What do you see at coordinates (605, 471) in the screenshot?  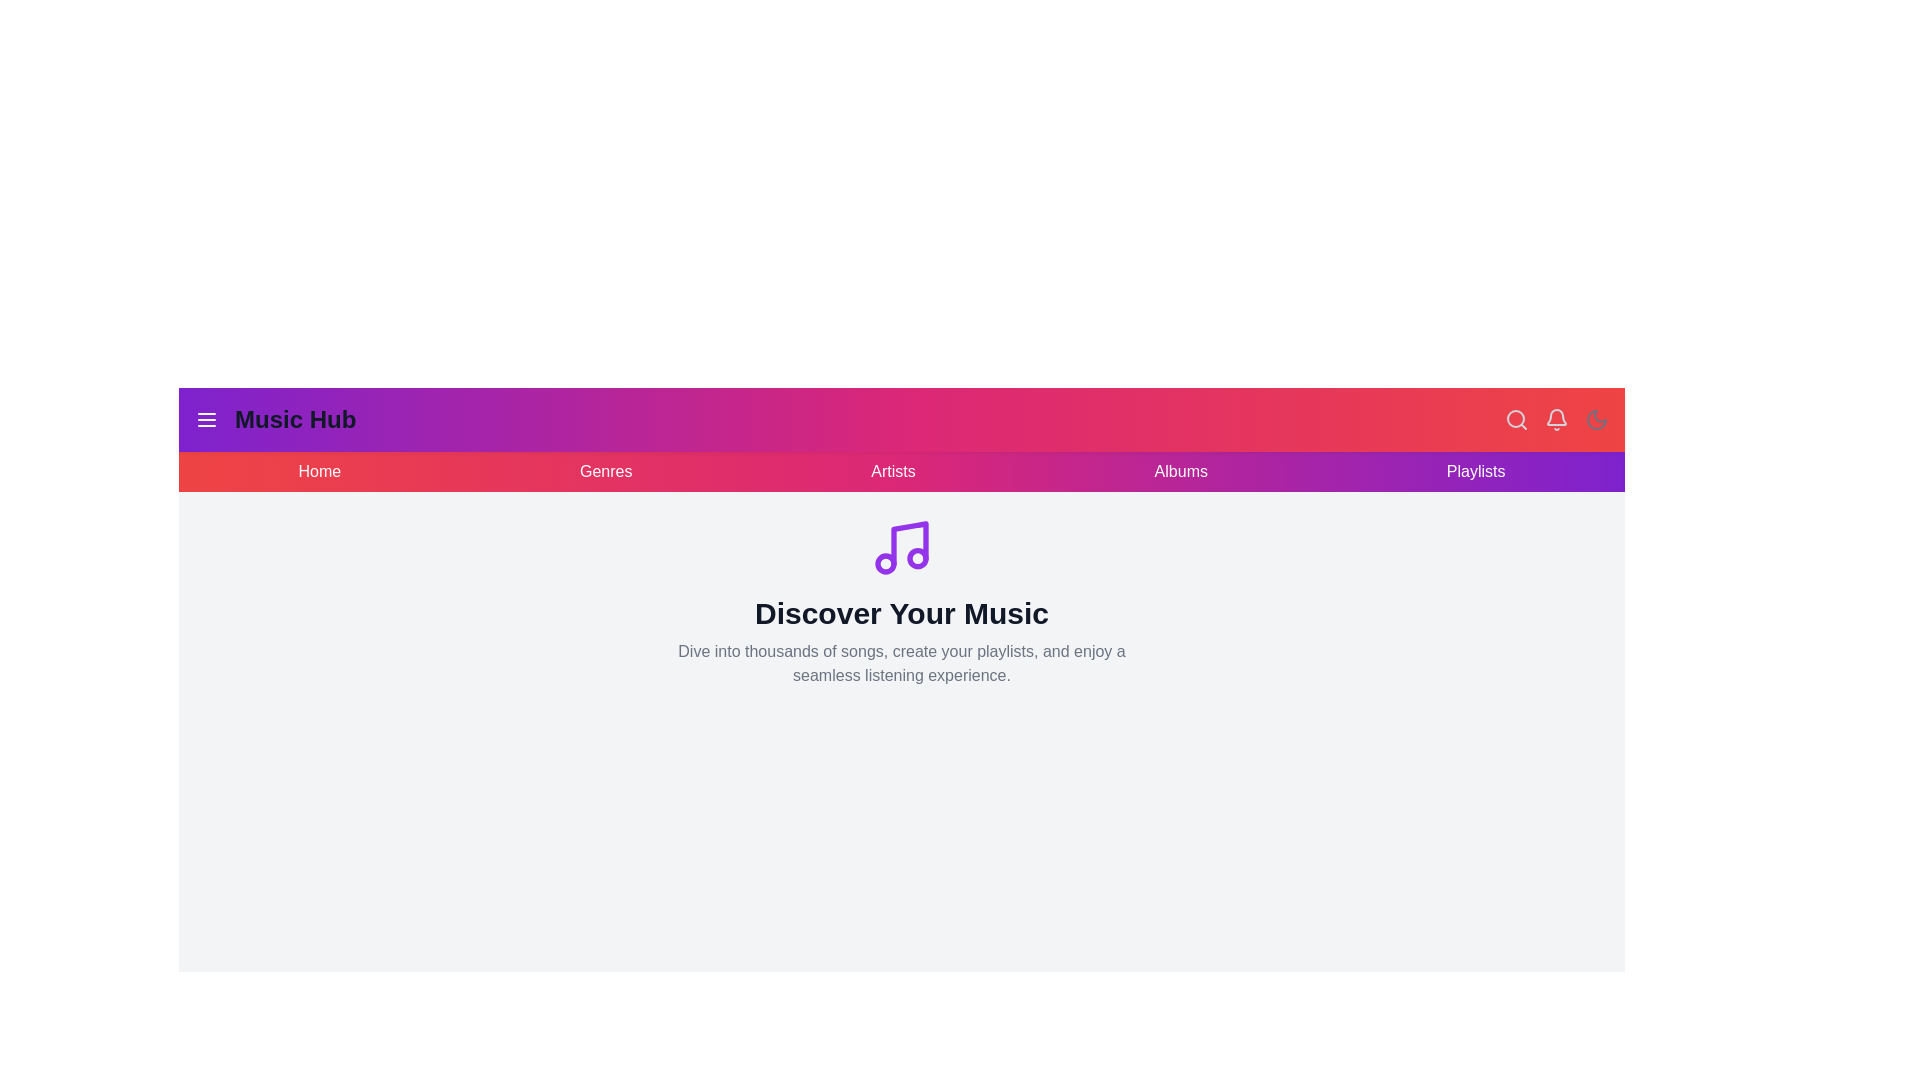 I see `the navigation link Genres` at bounding box center [605, 471].